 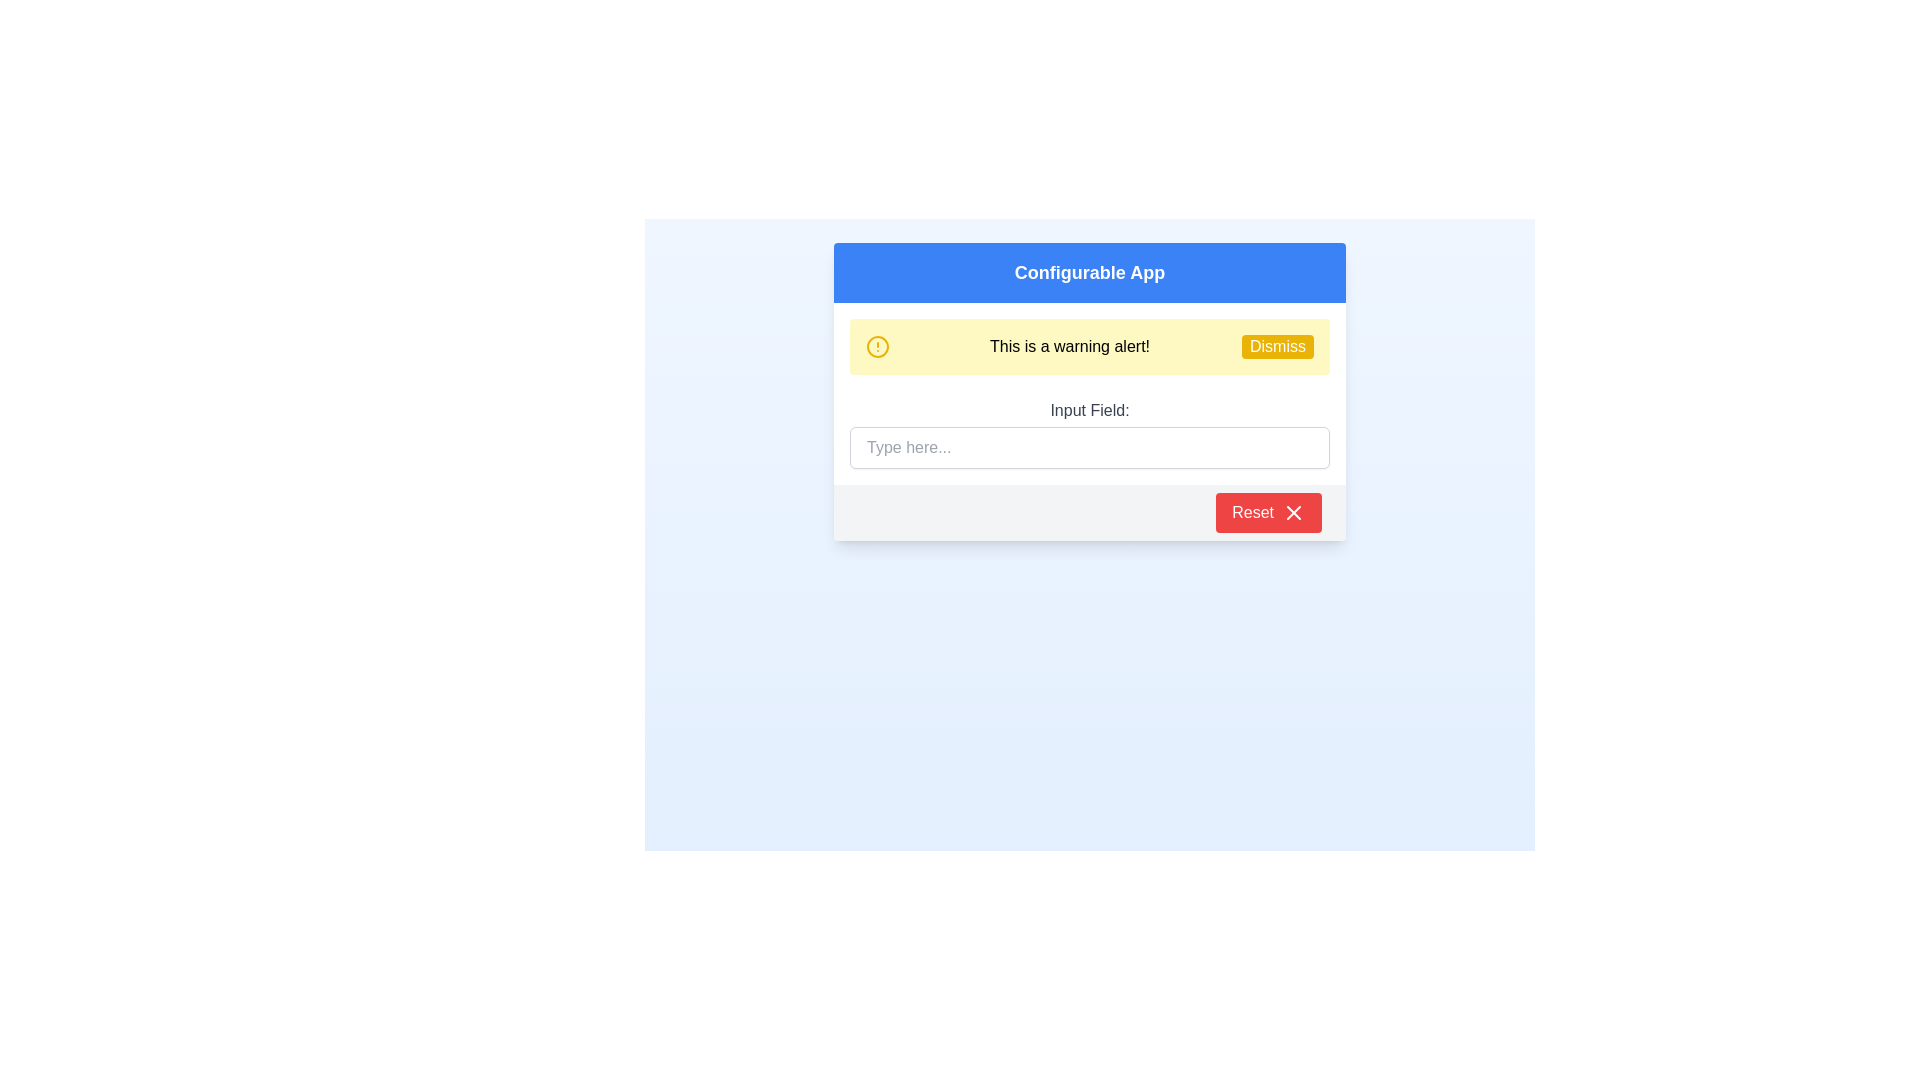 What do you see at coordinates (1294, 512) in the screenshot?
I see `the close icon, which is typically used to dismiss a dialog box, located near the top right of the dialog box` at bounding box center [1294, 512].